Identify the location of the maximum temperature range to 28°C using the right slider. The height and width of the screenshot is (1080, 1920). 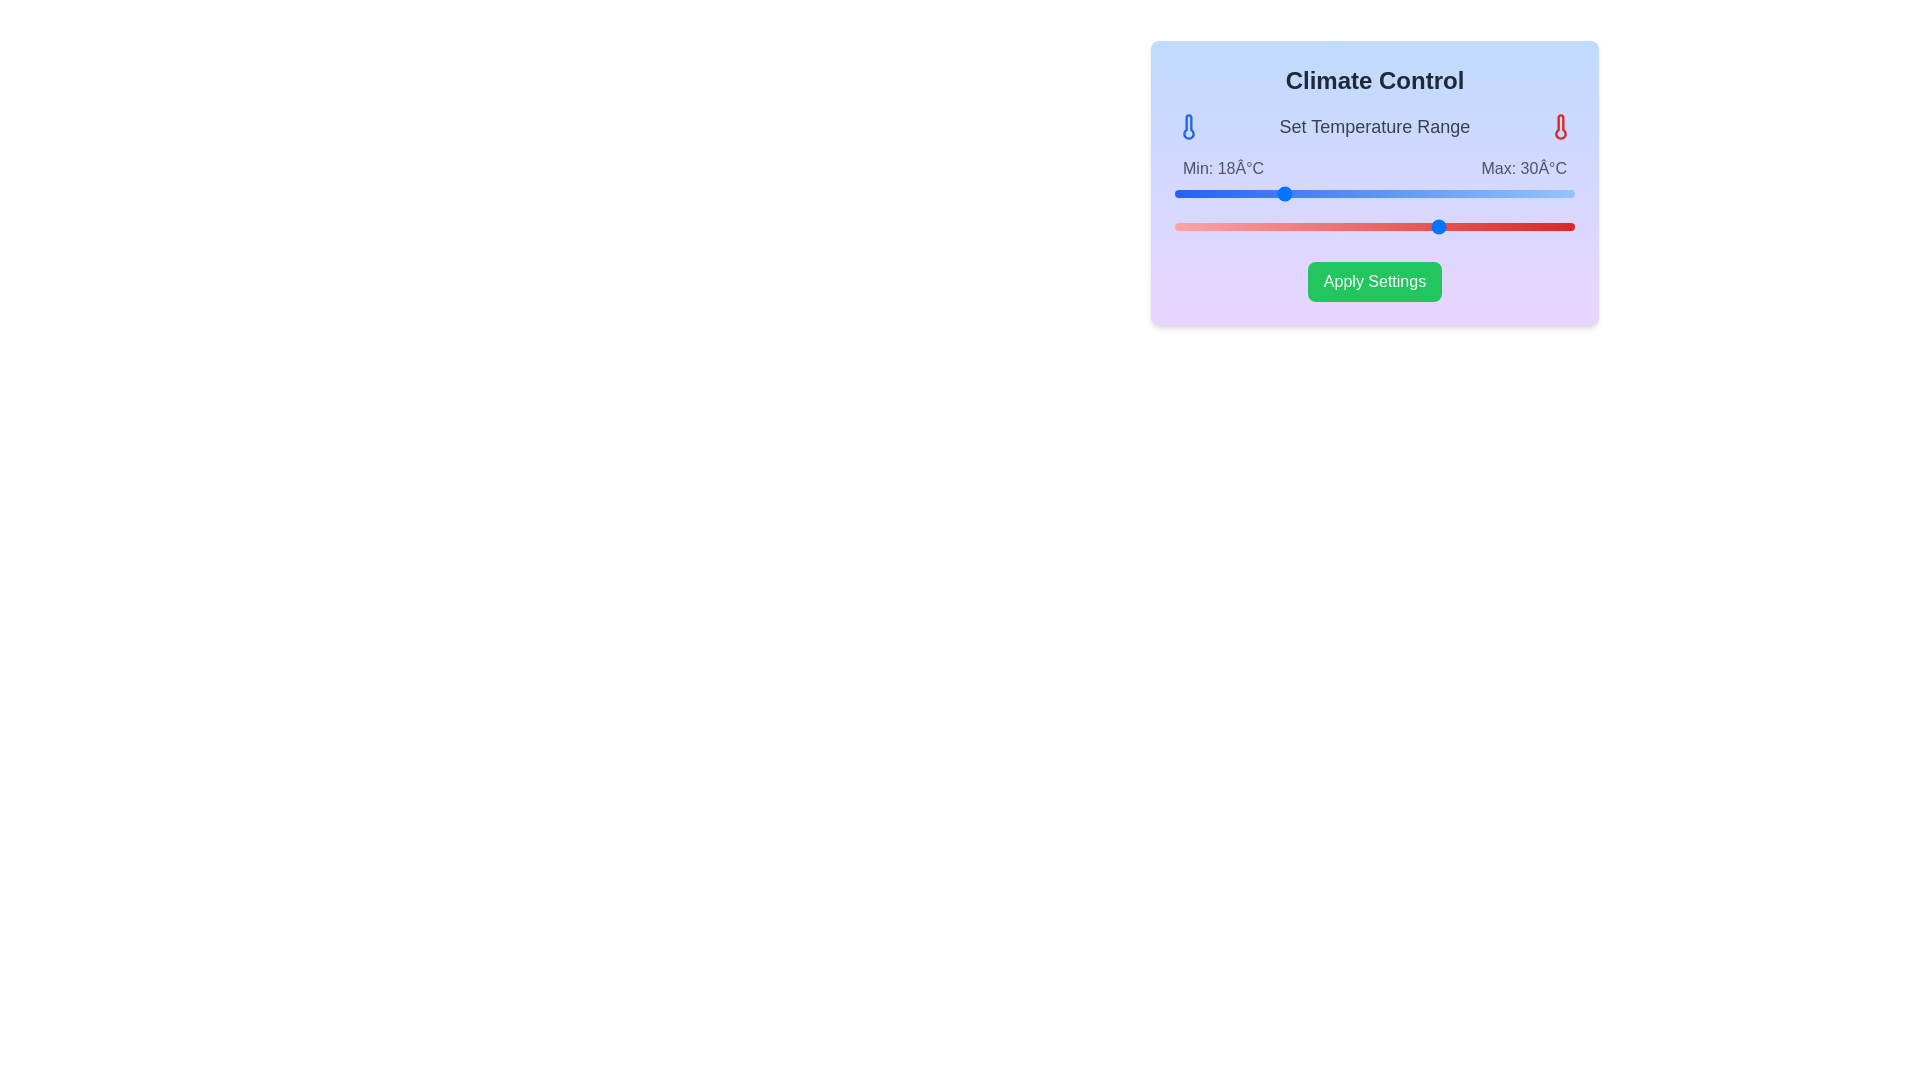
(1414, 226).